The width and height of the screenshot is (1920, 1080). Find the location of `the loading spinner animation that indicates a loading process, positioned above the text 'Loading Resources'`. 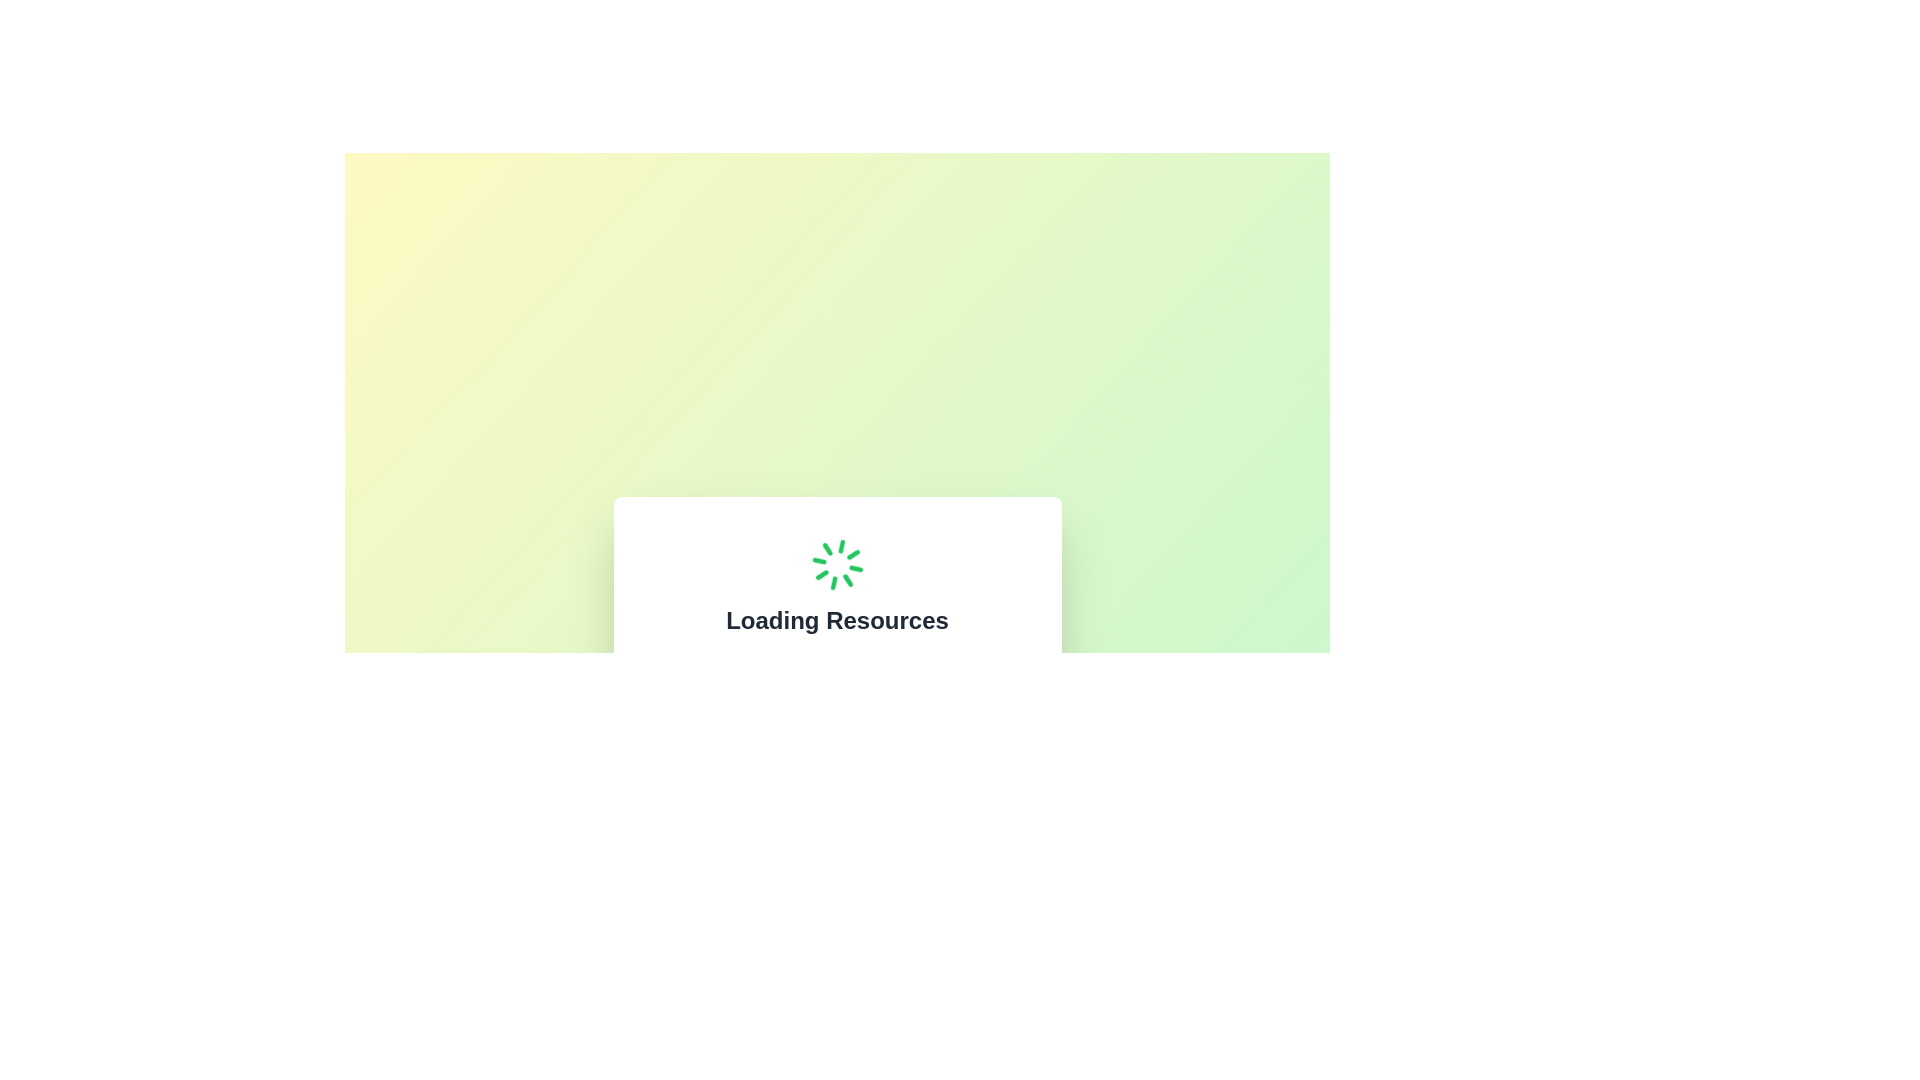

the loading spinner animation that indicates a loading process, positioned above the text 'Loading Resources' is located at coordinates (837, 564).